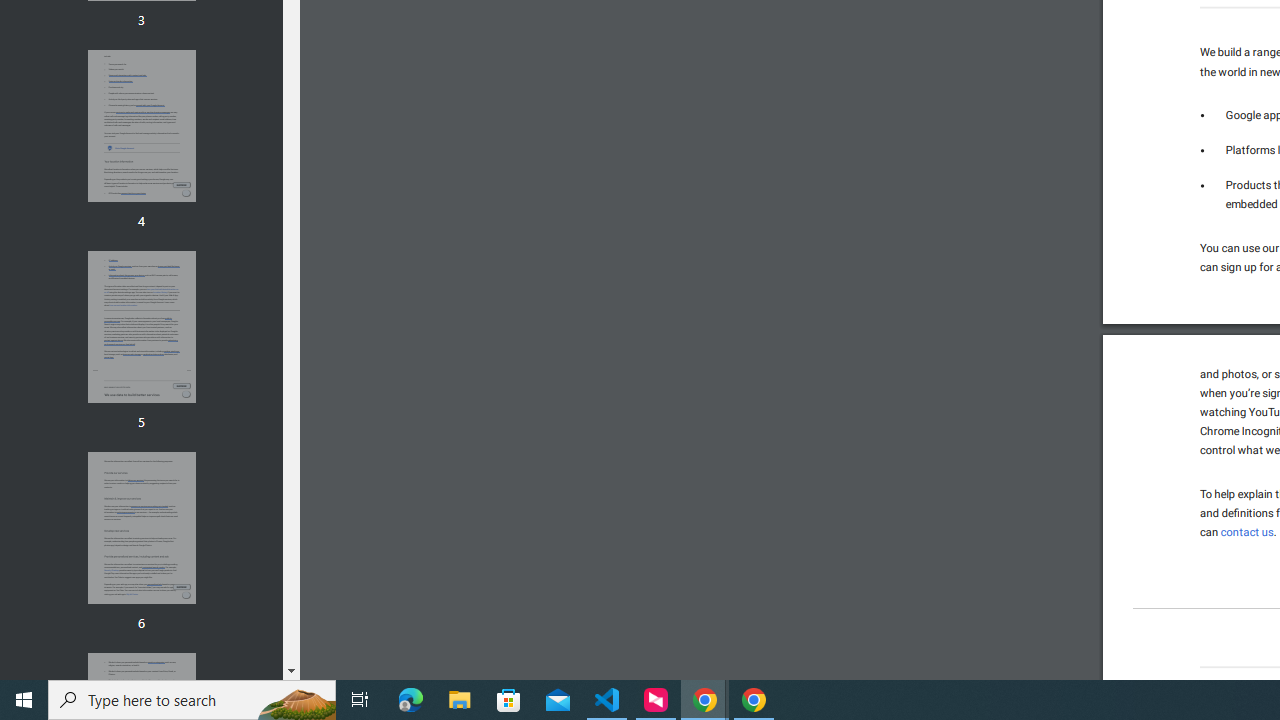 Image resolution: width=1280 pixels, height=720 pixels. What do you see at coordinates (1245, 531) in the screenshot?
I see `'contact us'` at bounding box center [1245, 531].